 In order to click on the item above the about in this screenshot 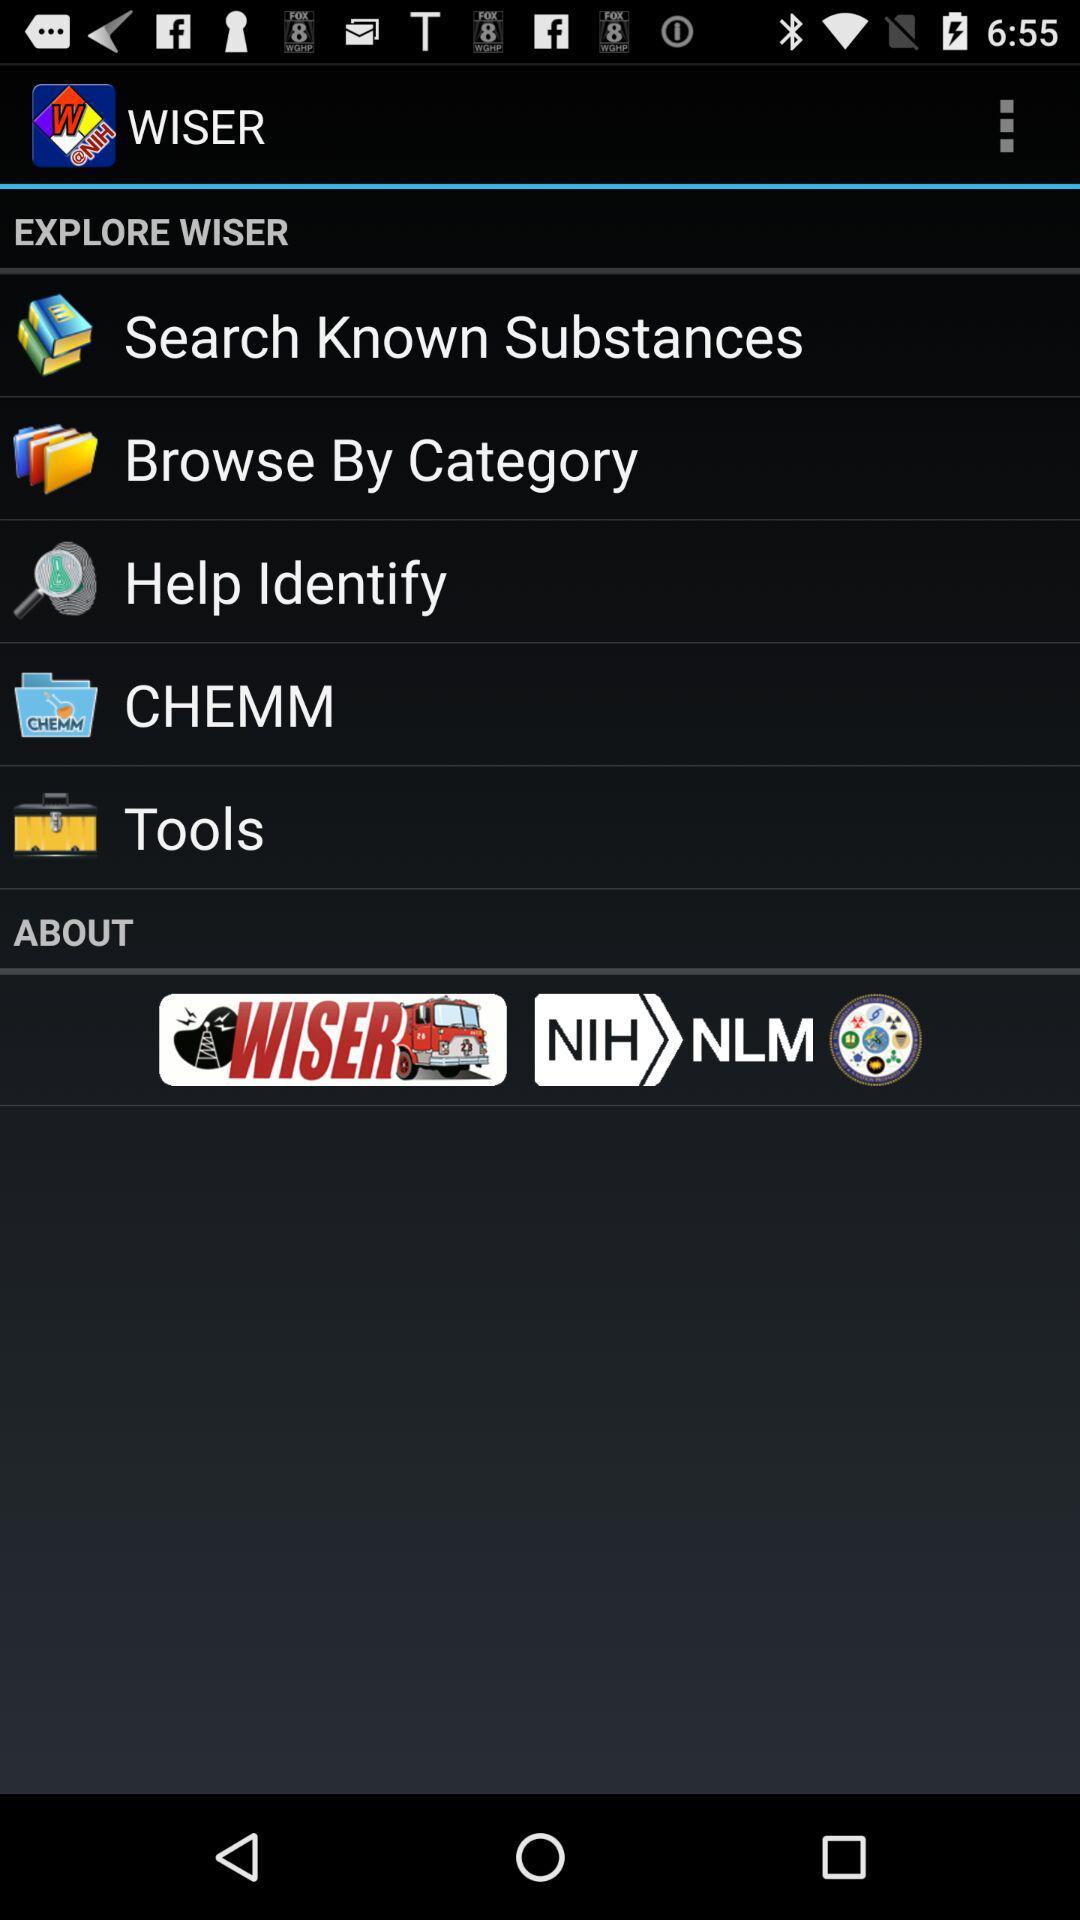, I will do `click(600, 826)`.